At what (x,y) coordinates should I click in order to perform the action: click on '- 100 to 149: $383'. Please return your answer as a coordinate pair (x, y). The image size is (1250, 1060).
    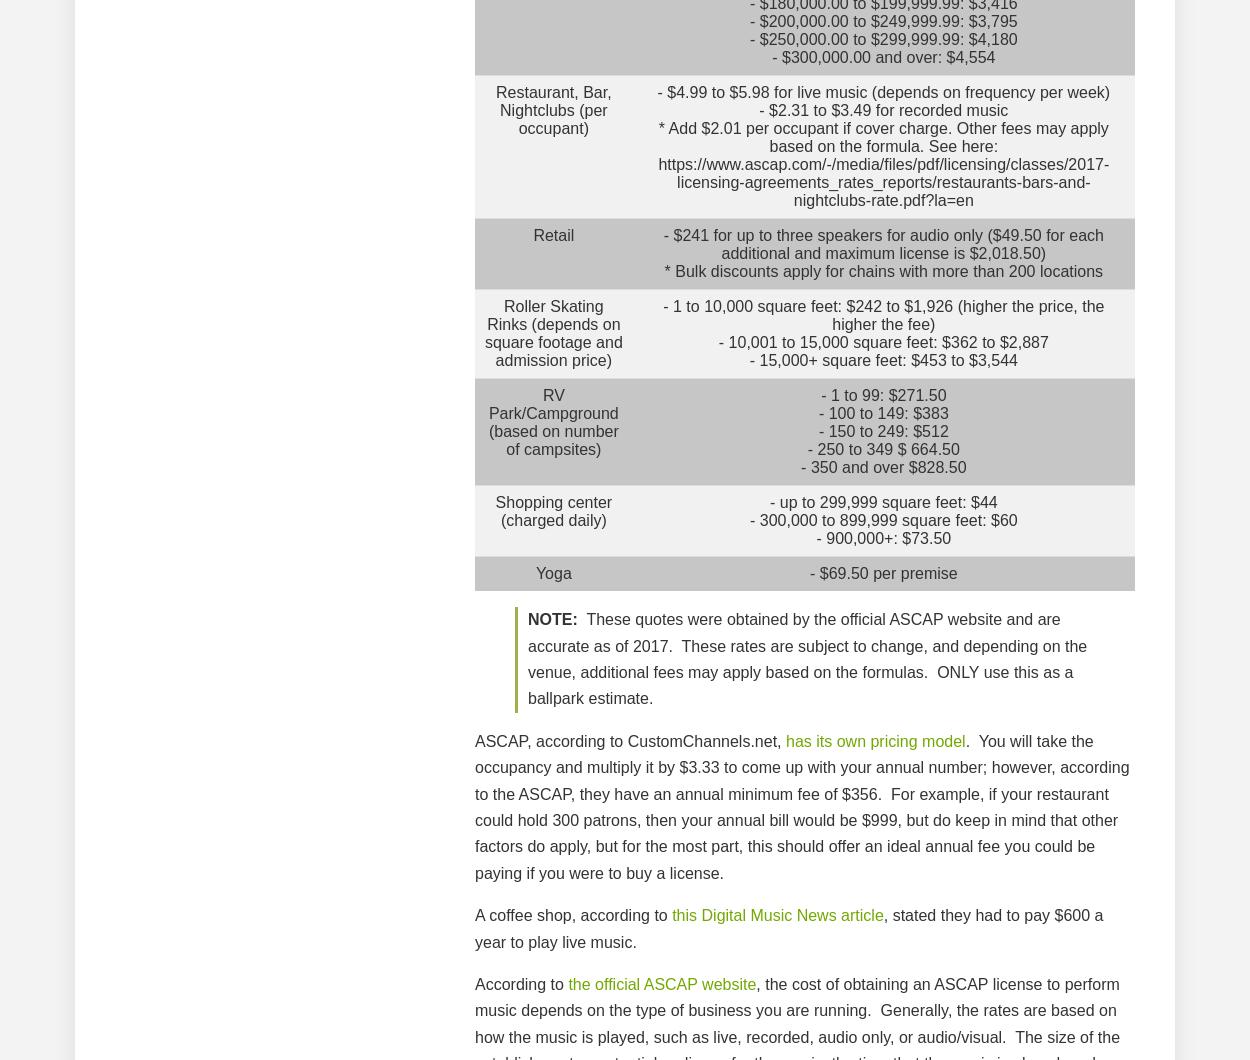
    Looking at the image, I should click on (883, 412).